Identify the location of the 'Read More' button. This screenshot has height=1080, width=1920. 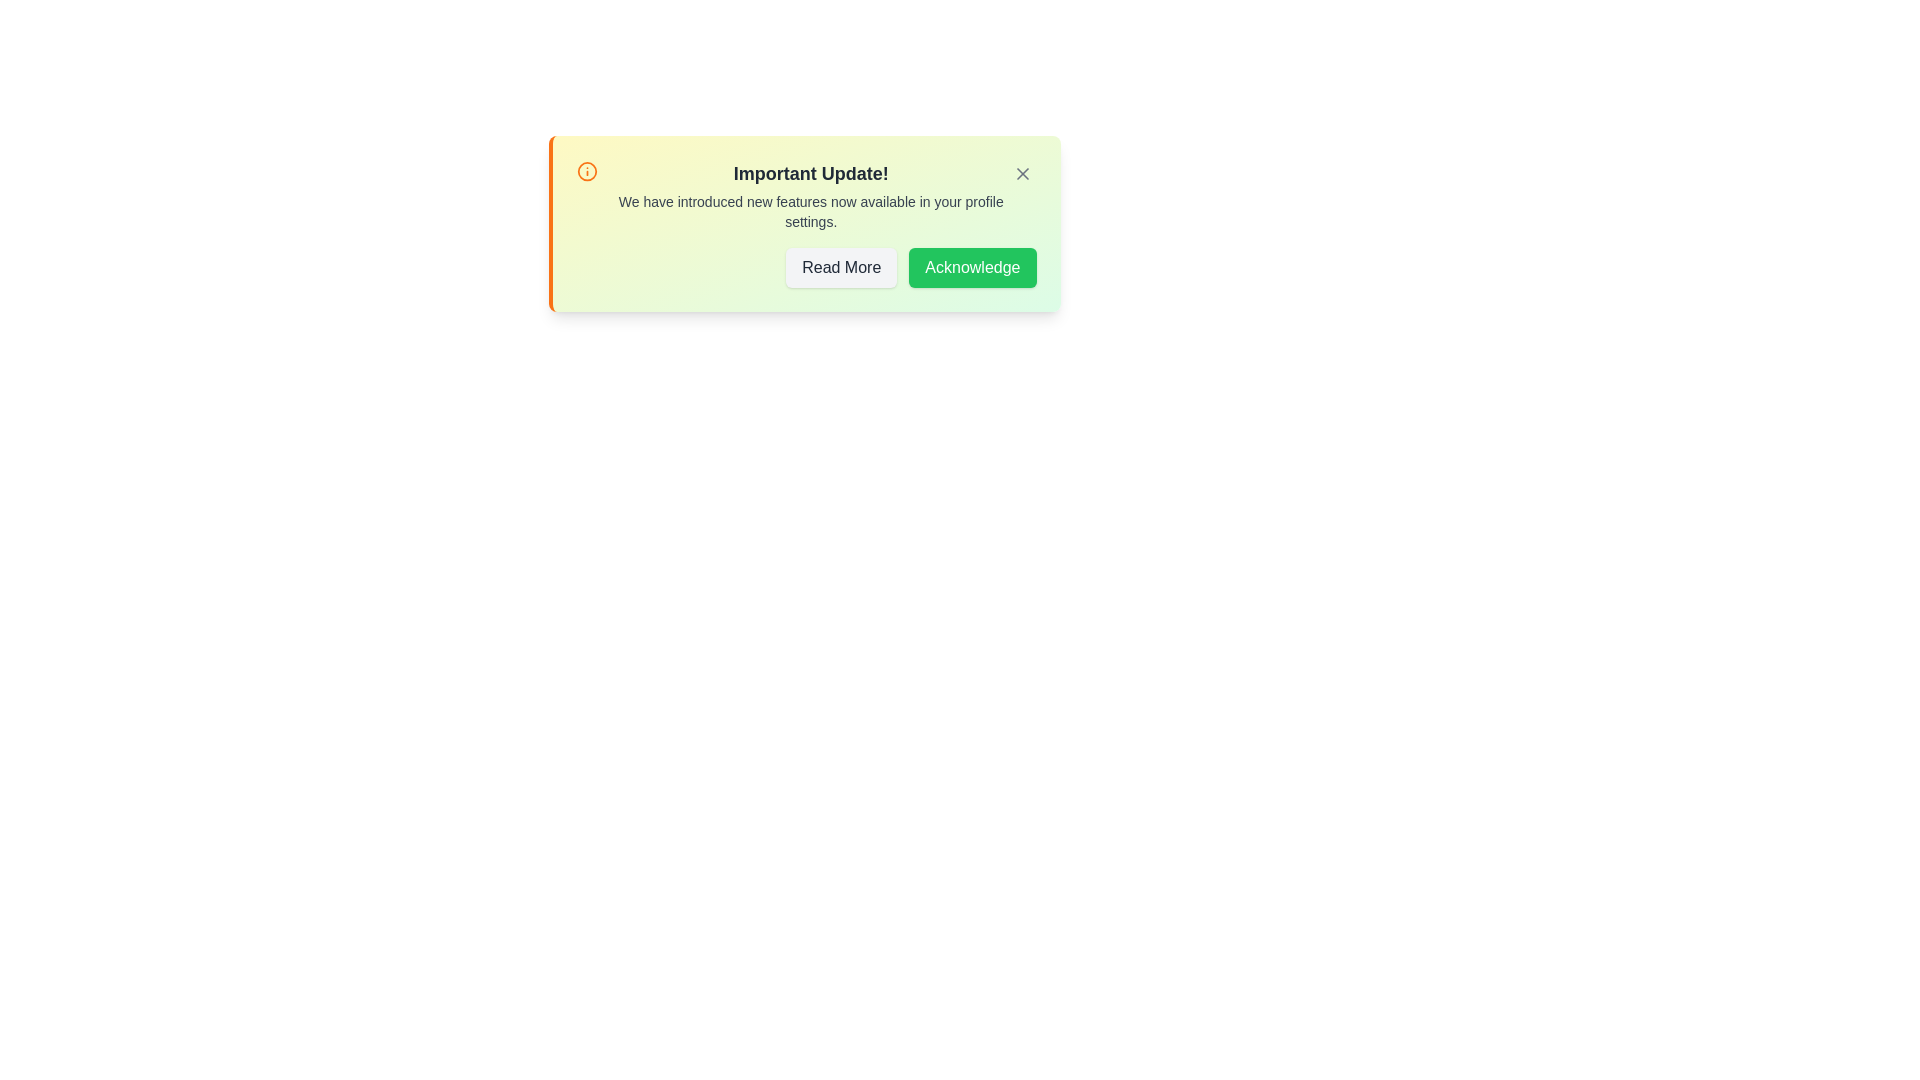
(841, 266).